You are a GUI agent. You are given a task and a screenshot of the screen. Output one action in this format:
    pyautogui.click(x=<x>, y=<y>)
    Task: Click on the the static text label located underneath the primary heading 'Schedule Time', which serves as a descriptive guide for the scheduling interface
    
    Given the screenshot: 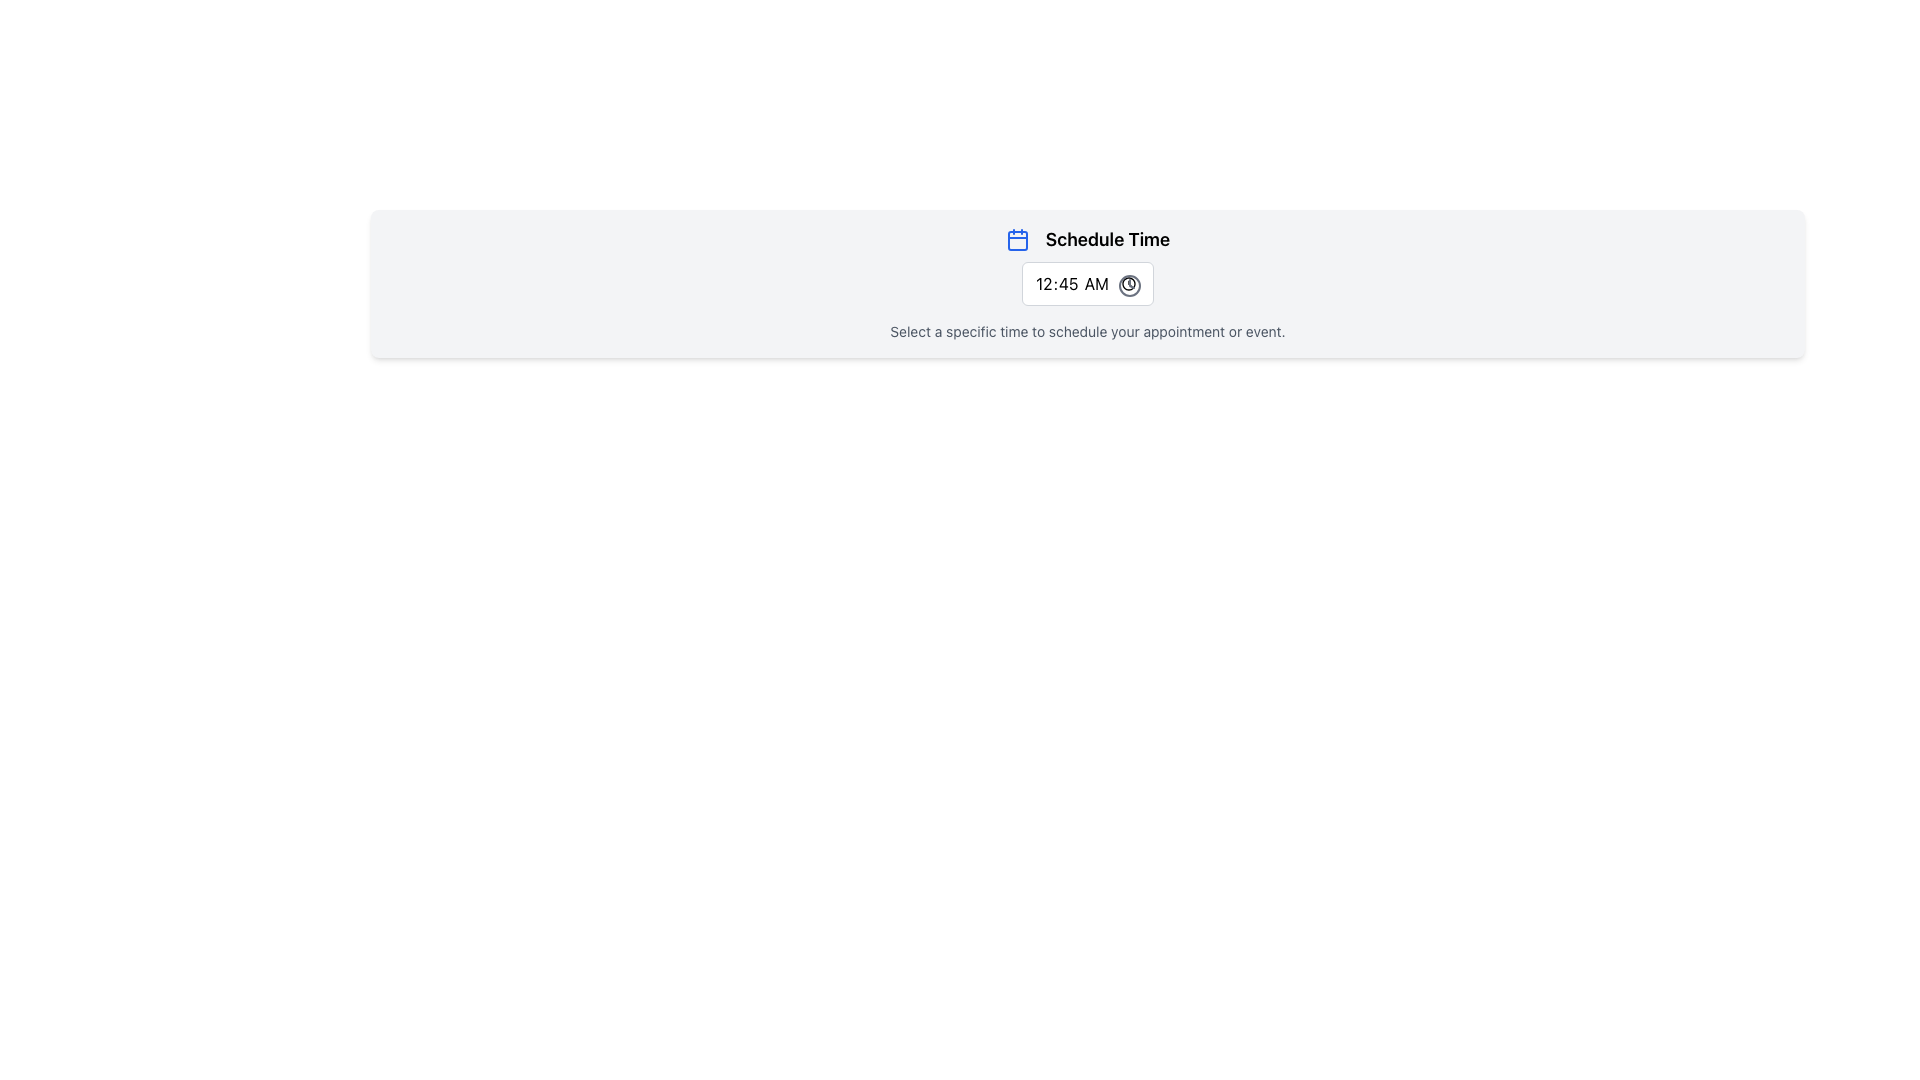 What is the action you would take?
    pyautogui.click(x=1087, y=330)
    